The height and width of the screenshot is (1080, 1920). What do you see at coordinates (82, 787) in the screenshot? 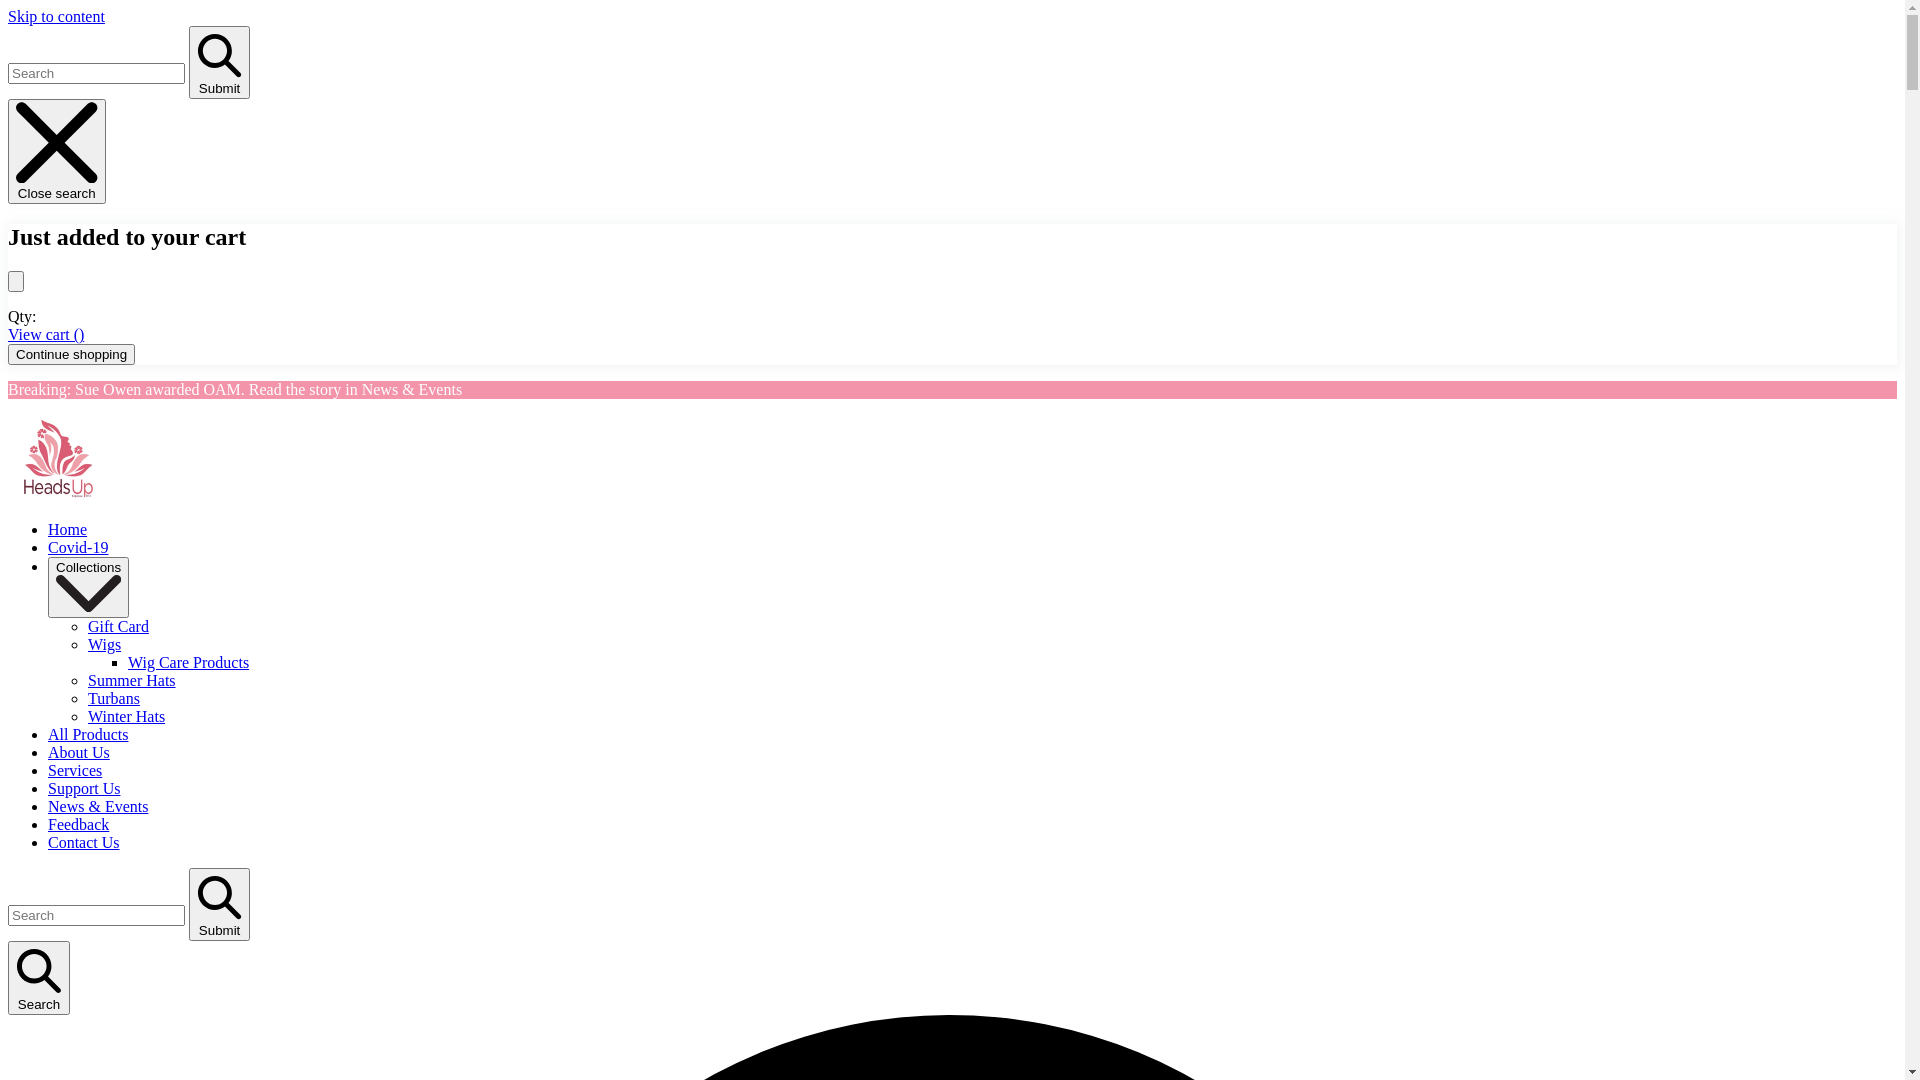
I see `'Support Us'` at bounding box center [82, 787].